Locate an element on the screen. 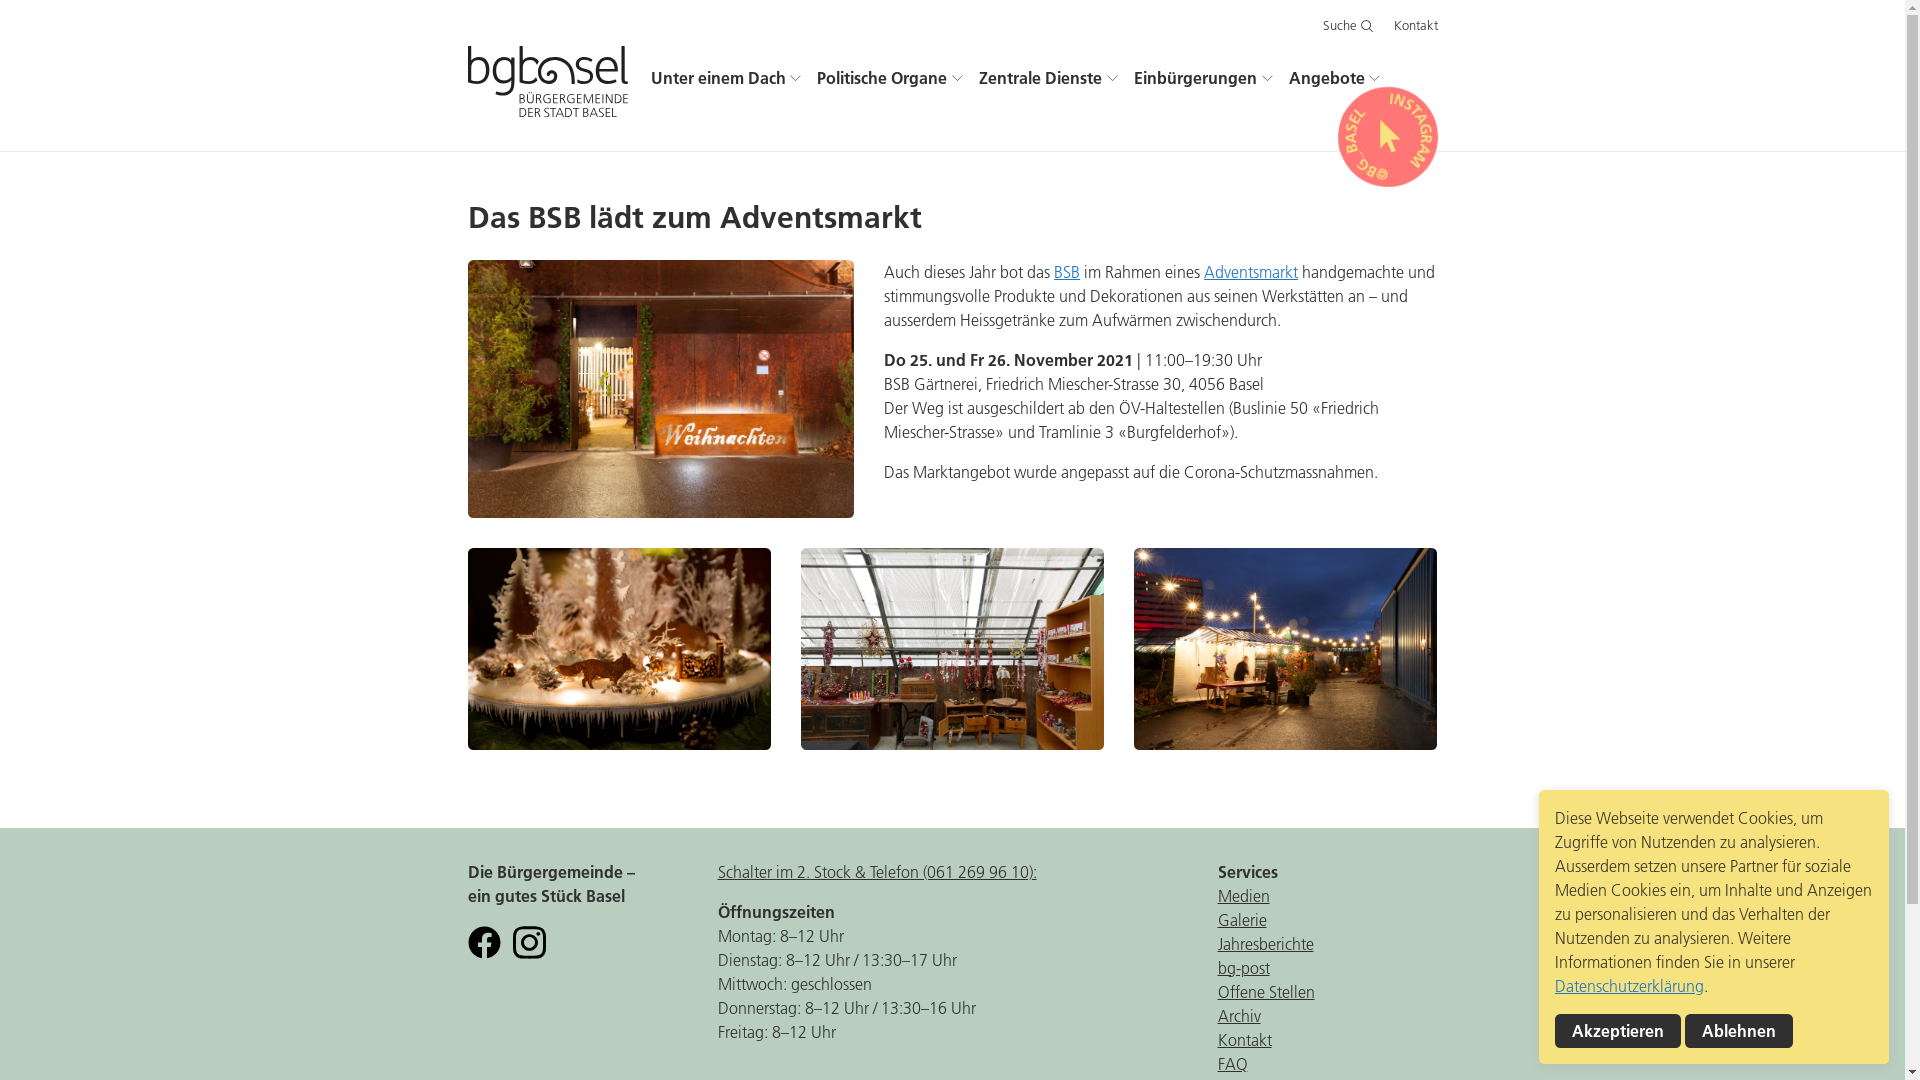  'adventsmarkt-bsb-2.jpg' is located at coordinates (951, 648).